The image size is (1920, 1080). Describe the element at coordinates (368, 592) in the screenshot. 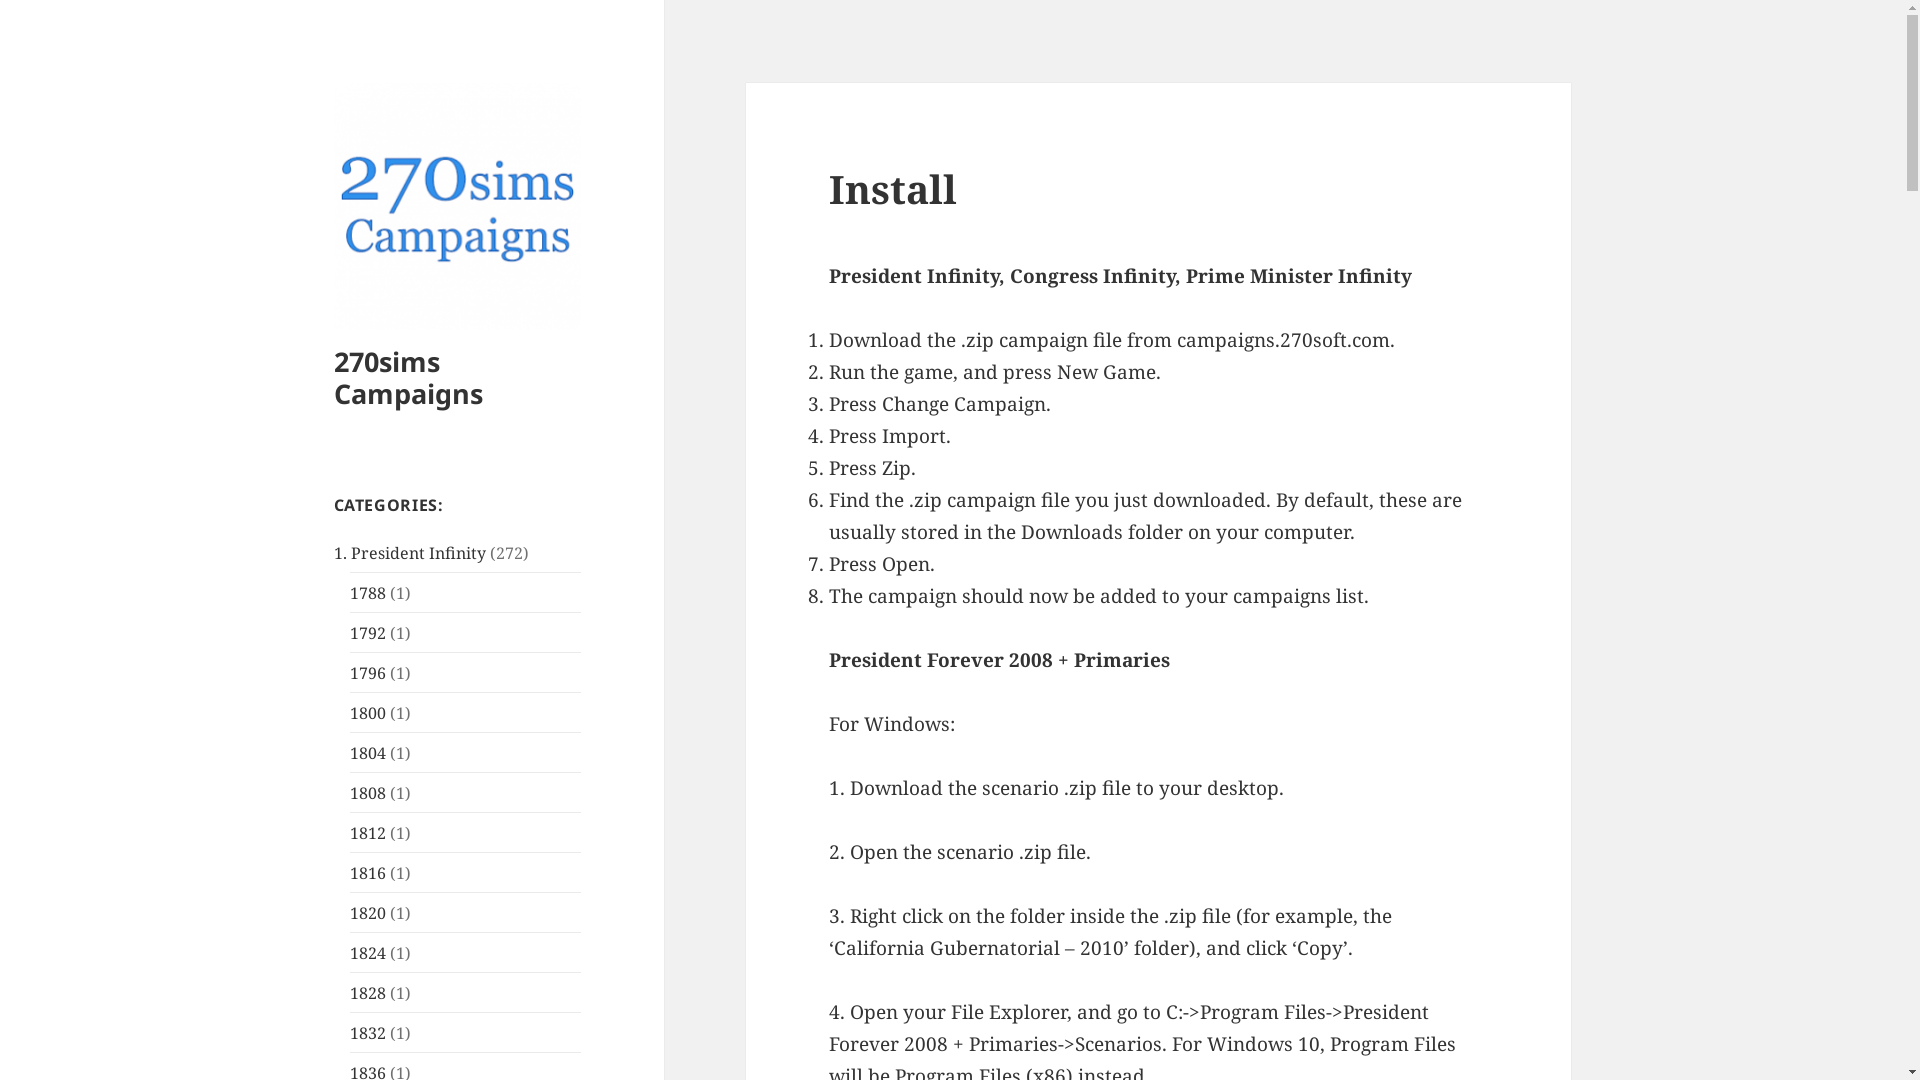

I see `'1788'` at that location.